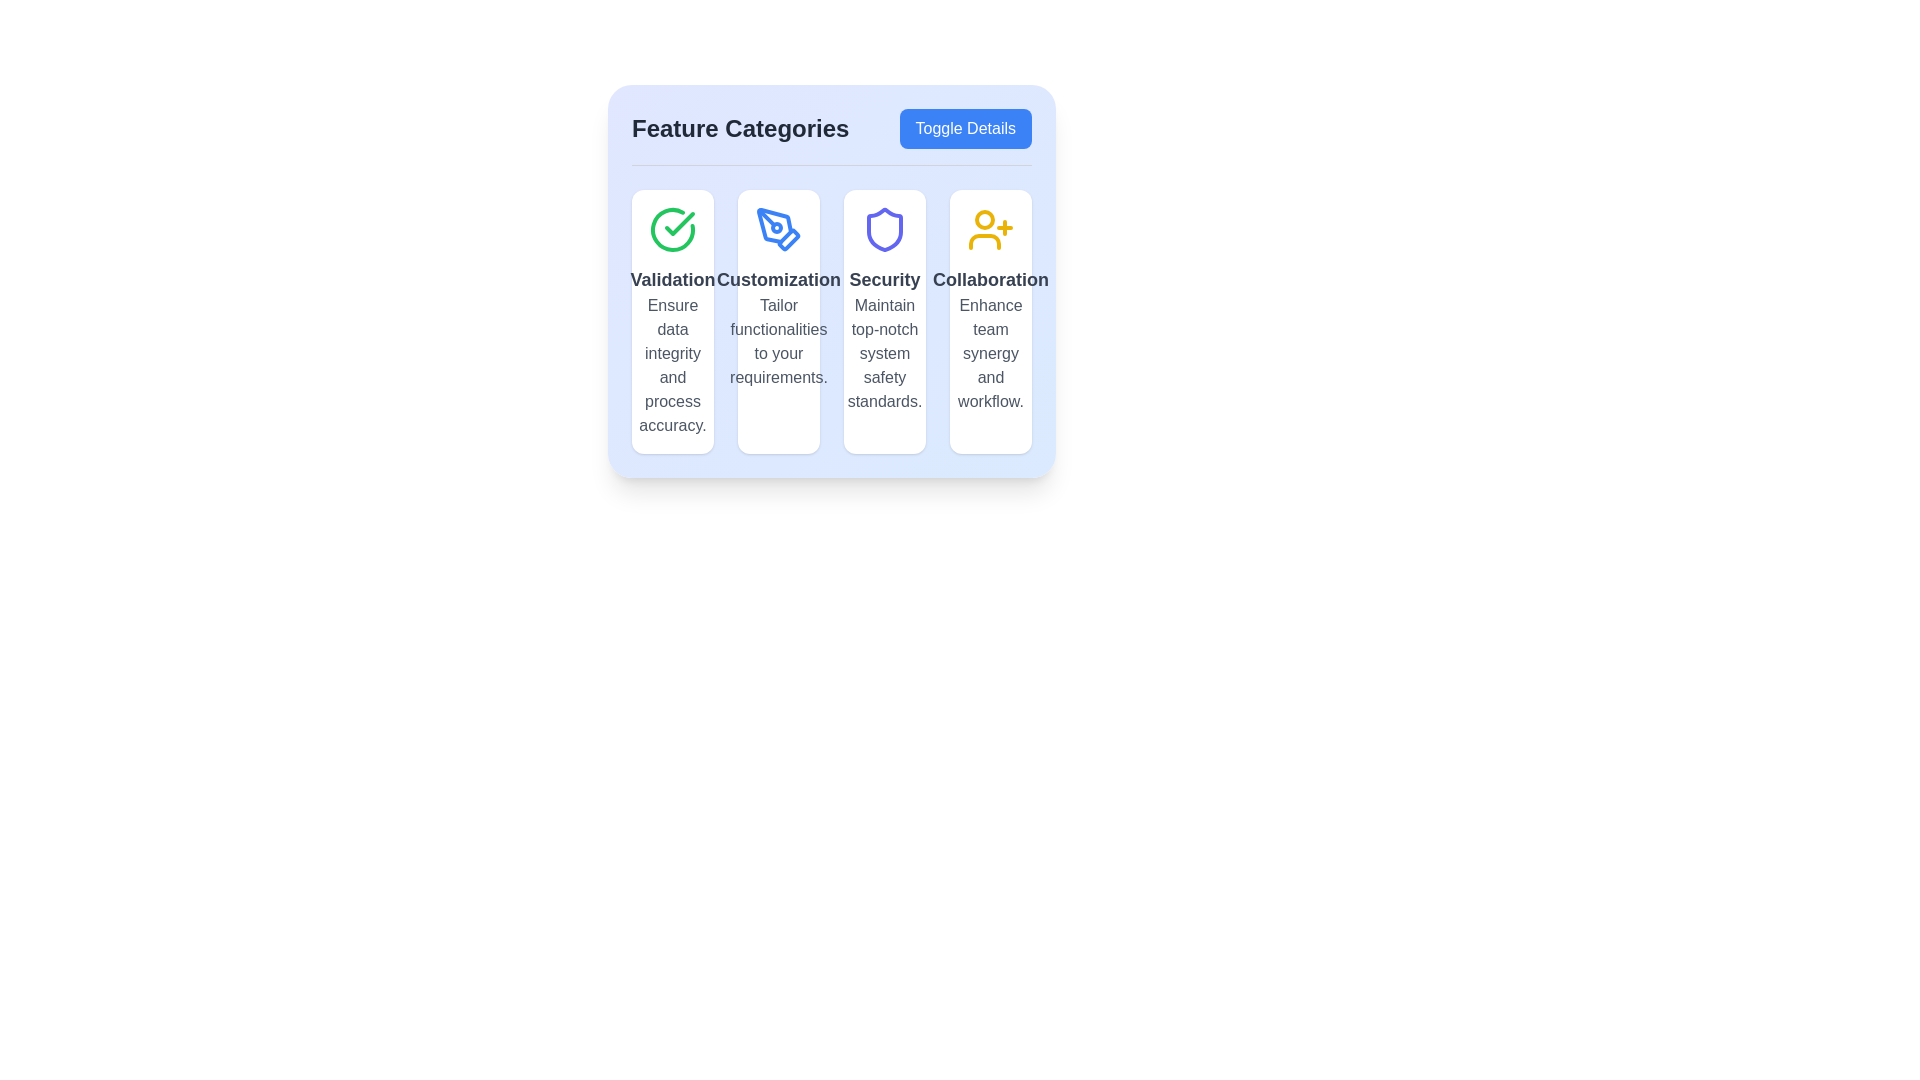  I want to click on supplementary description text label for the 'Collaboration' feature located below the title text in the fourth column of the feature categories section, so click(991, 353).